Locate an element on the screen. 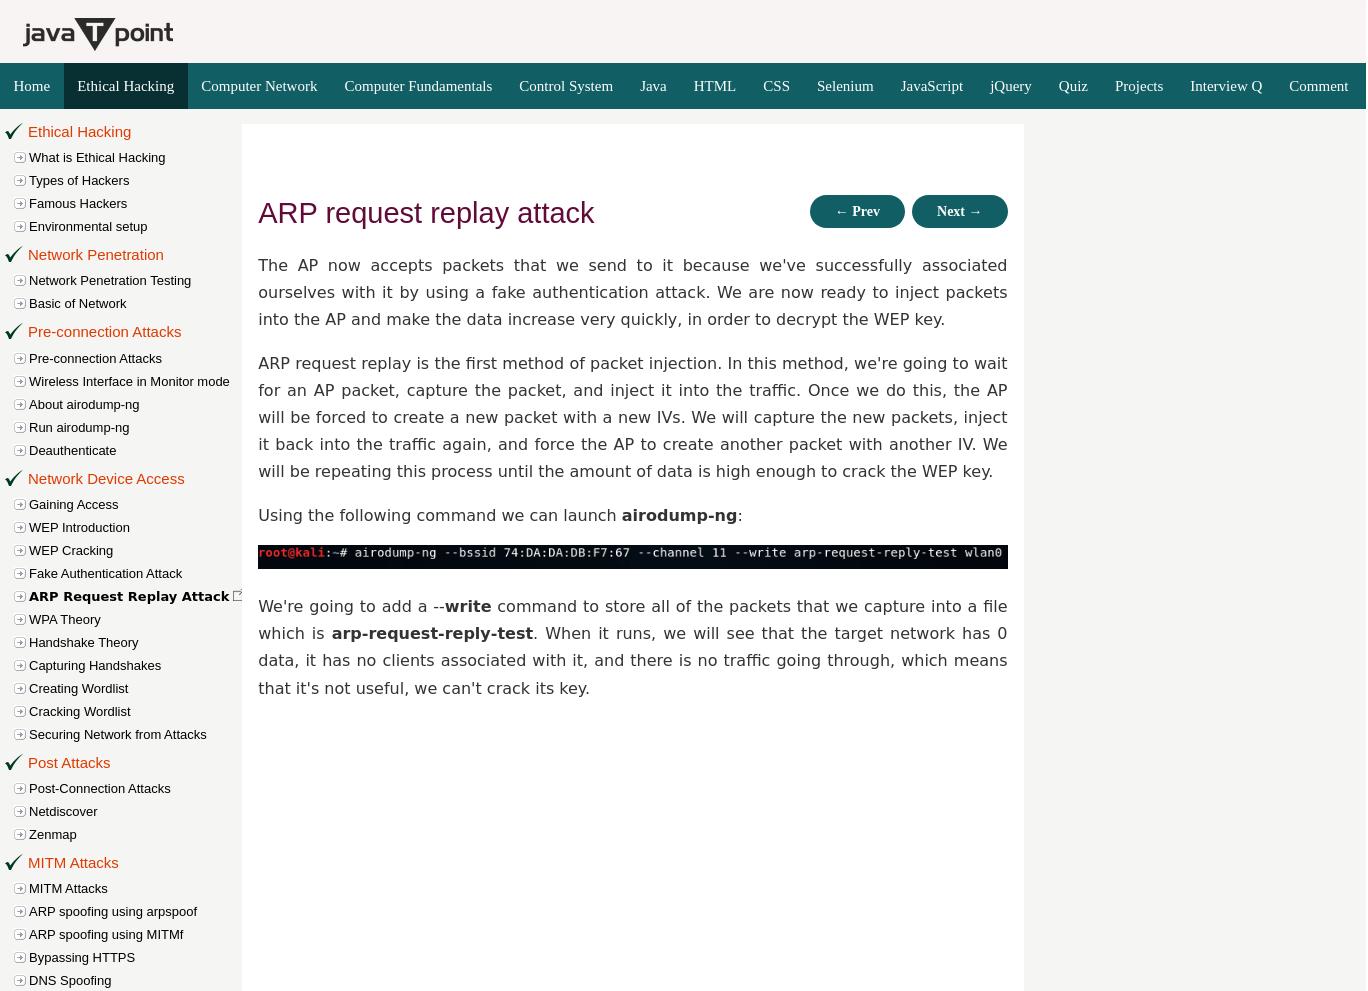 The image size is (1368, 991). 'We're going to add a --' is located at coordinates (351, 605).